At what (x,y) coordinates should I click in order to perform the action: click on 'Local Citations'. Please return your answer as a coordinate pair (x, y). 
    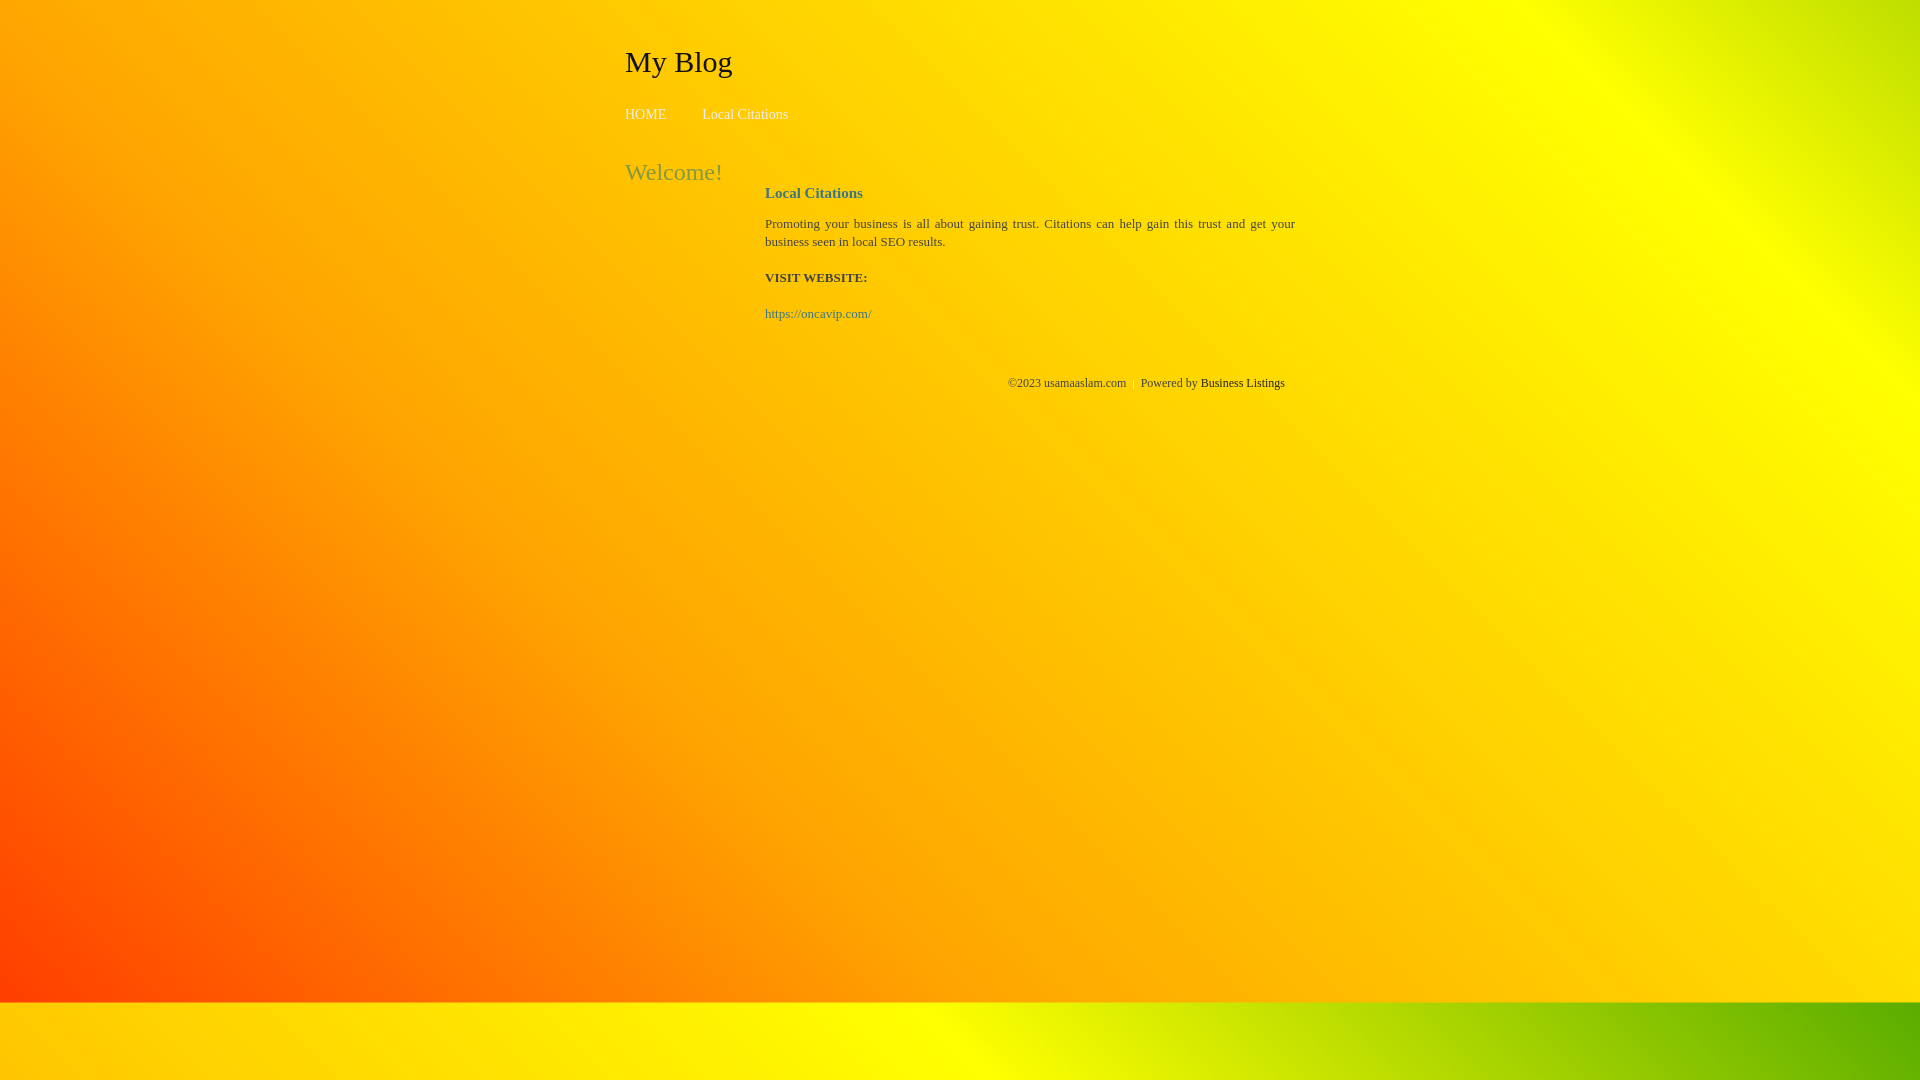
    Looking at the image, I should click on (743, 114).